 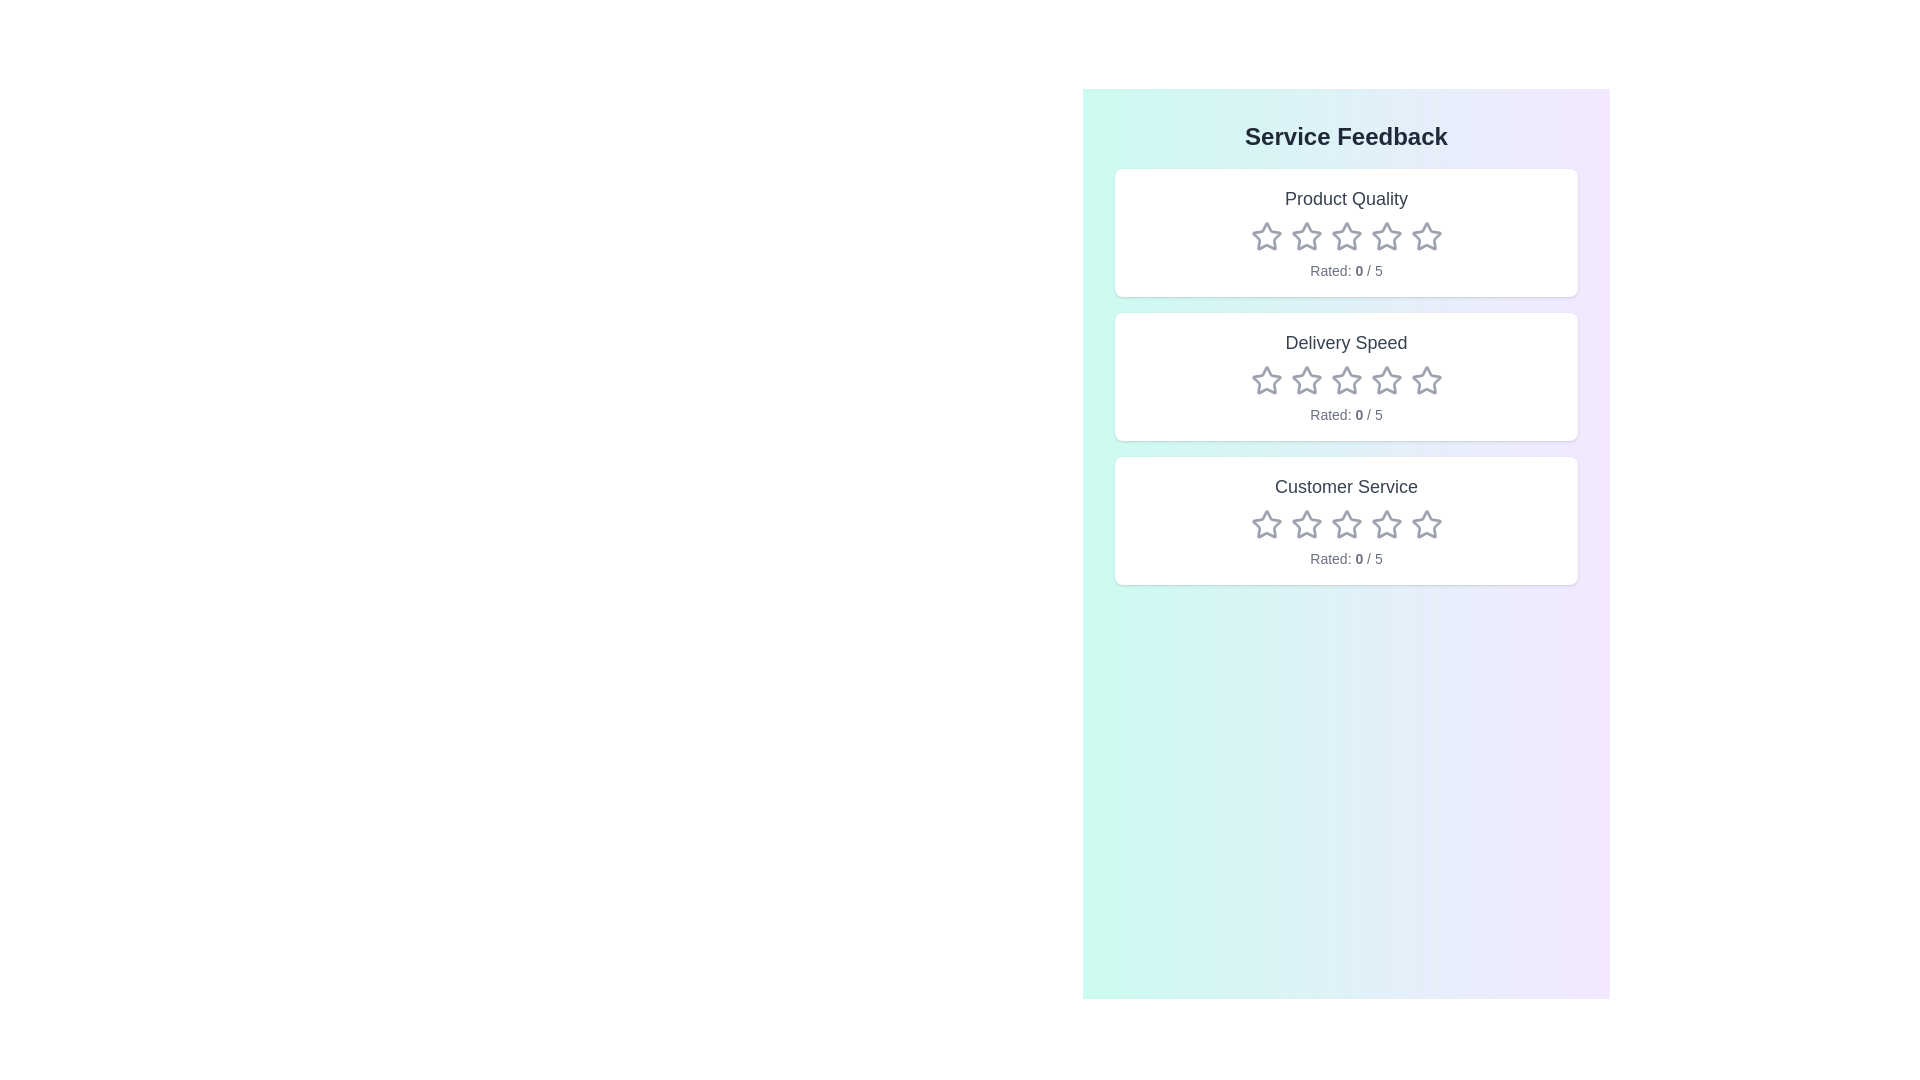 What do you see at coordinates (1306, 381) in the screenshot?
I see `the rating for the category Delivery Speed to 2 stars` at bounding box center [1306, 381].